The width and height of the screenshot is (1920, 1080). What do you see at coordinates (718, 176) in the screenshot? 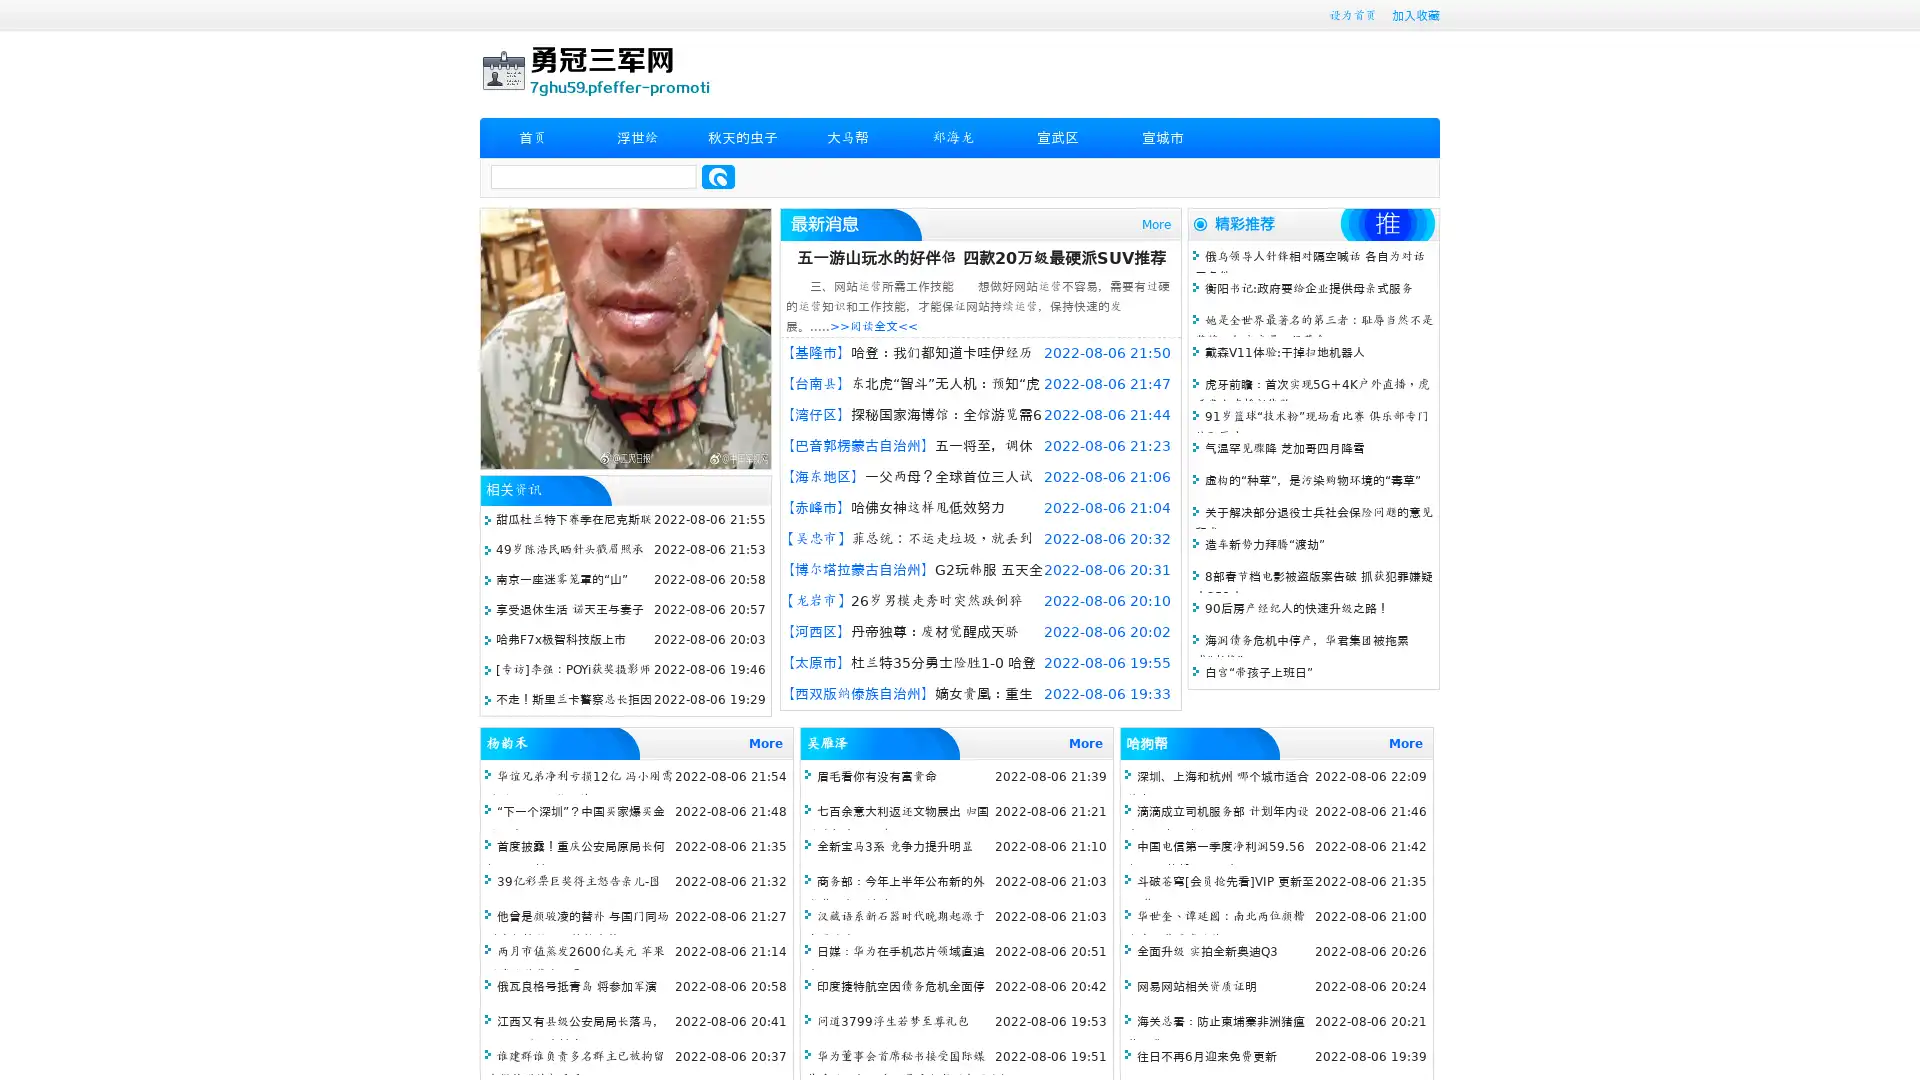
I see `Search` at bounding box center [718, 176].